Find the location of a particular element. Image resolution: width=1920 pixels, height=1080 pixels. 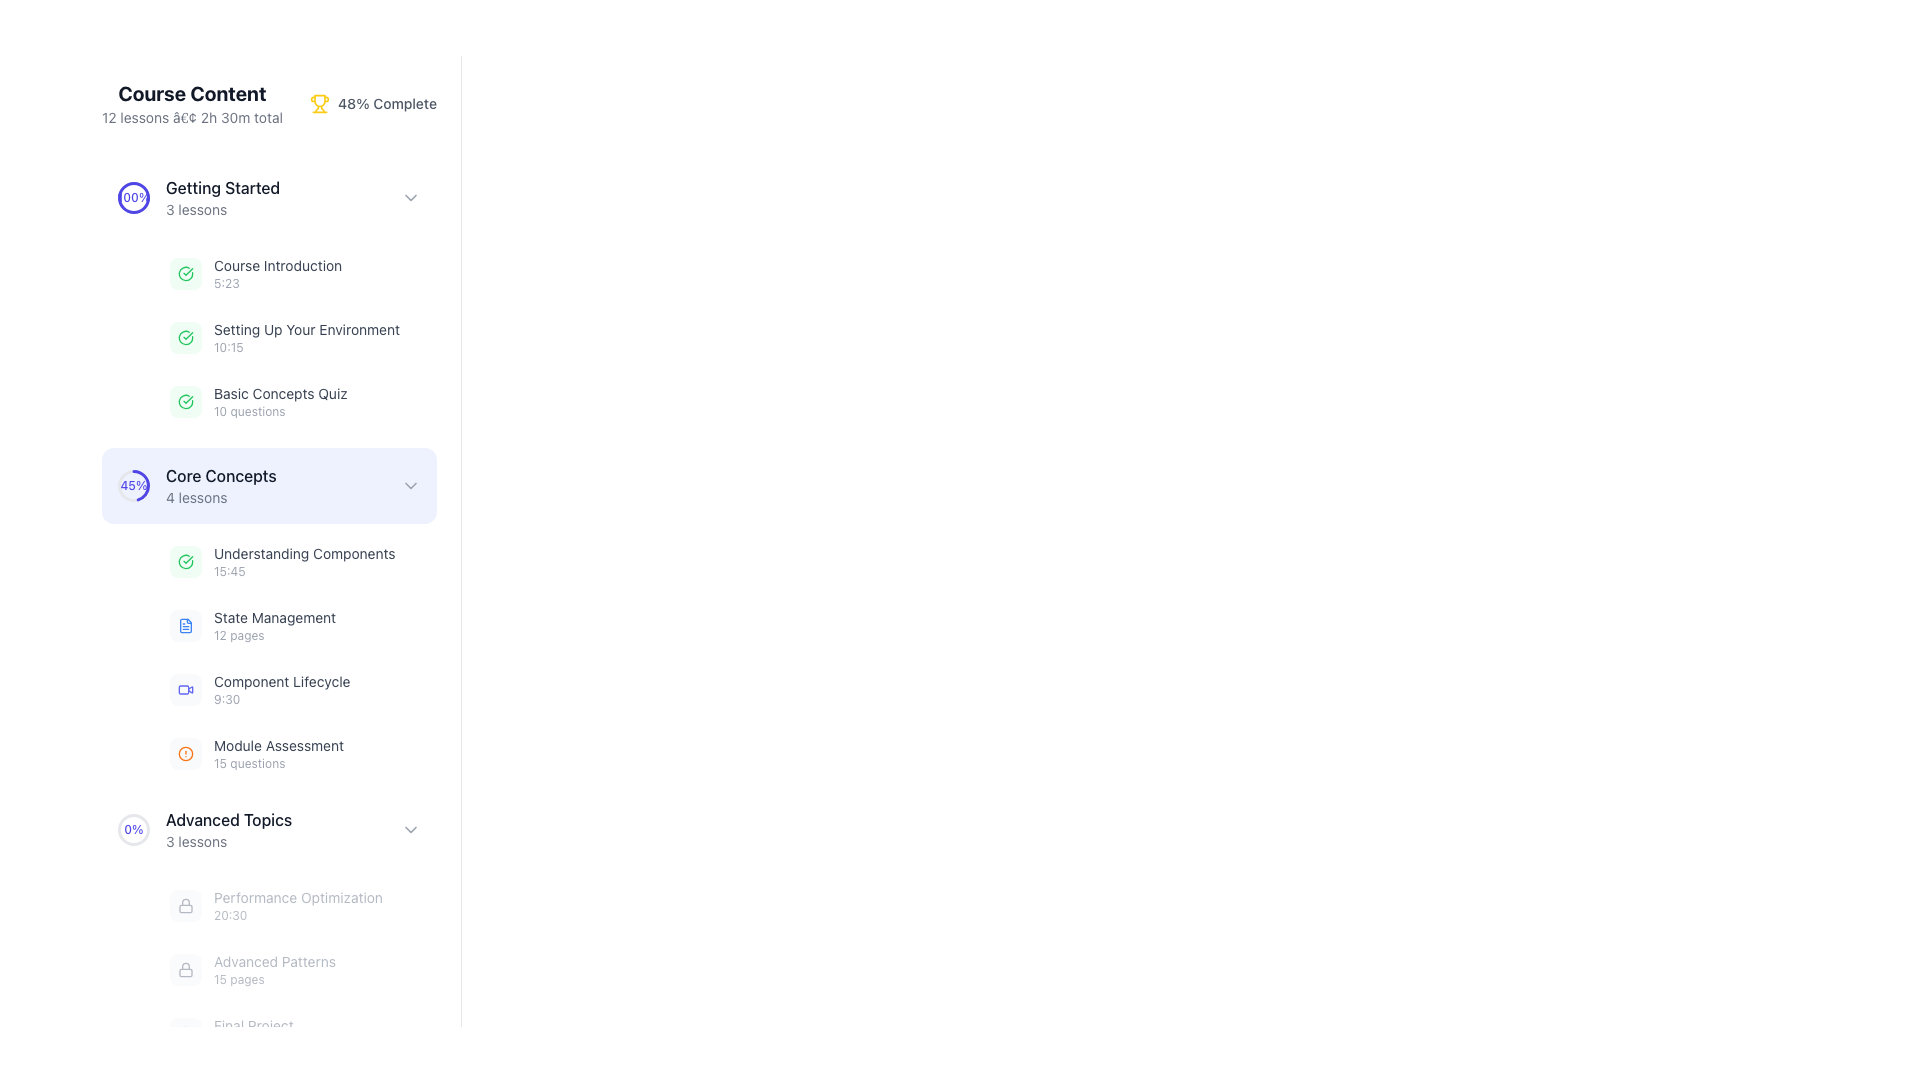

the circular progress indicator that visually represents the completion percentage of the 'Advanced Topics' module, currently at 0%, located to the left of the 'Advanced Topics' text is located at coordinates (133, 829).